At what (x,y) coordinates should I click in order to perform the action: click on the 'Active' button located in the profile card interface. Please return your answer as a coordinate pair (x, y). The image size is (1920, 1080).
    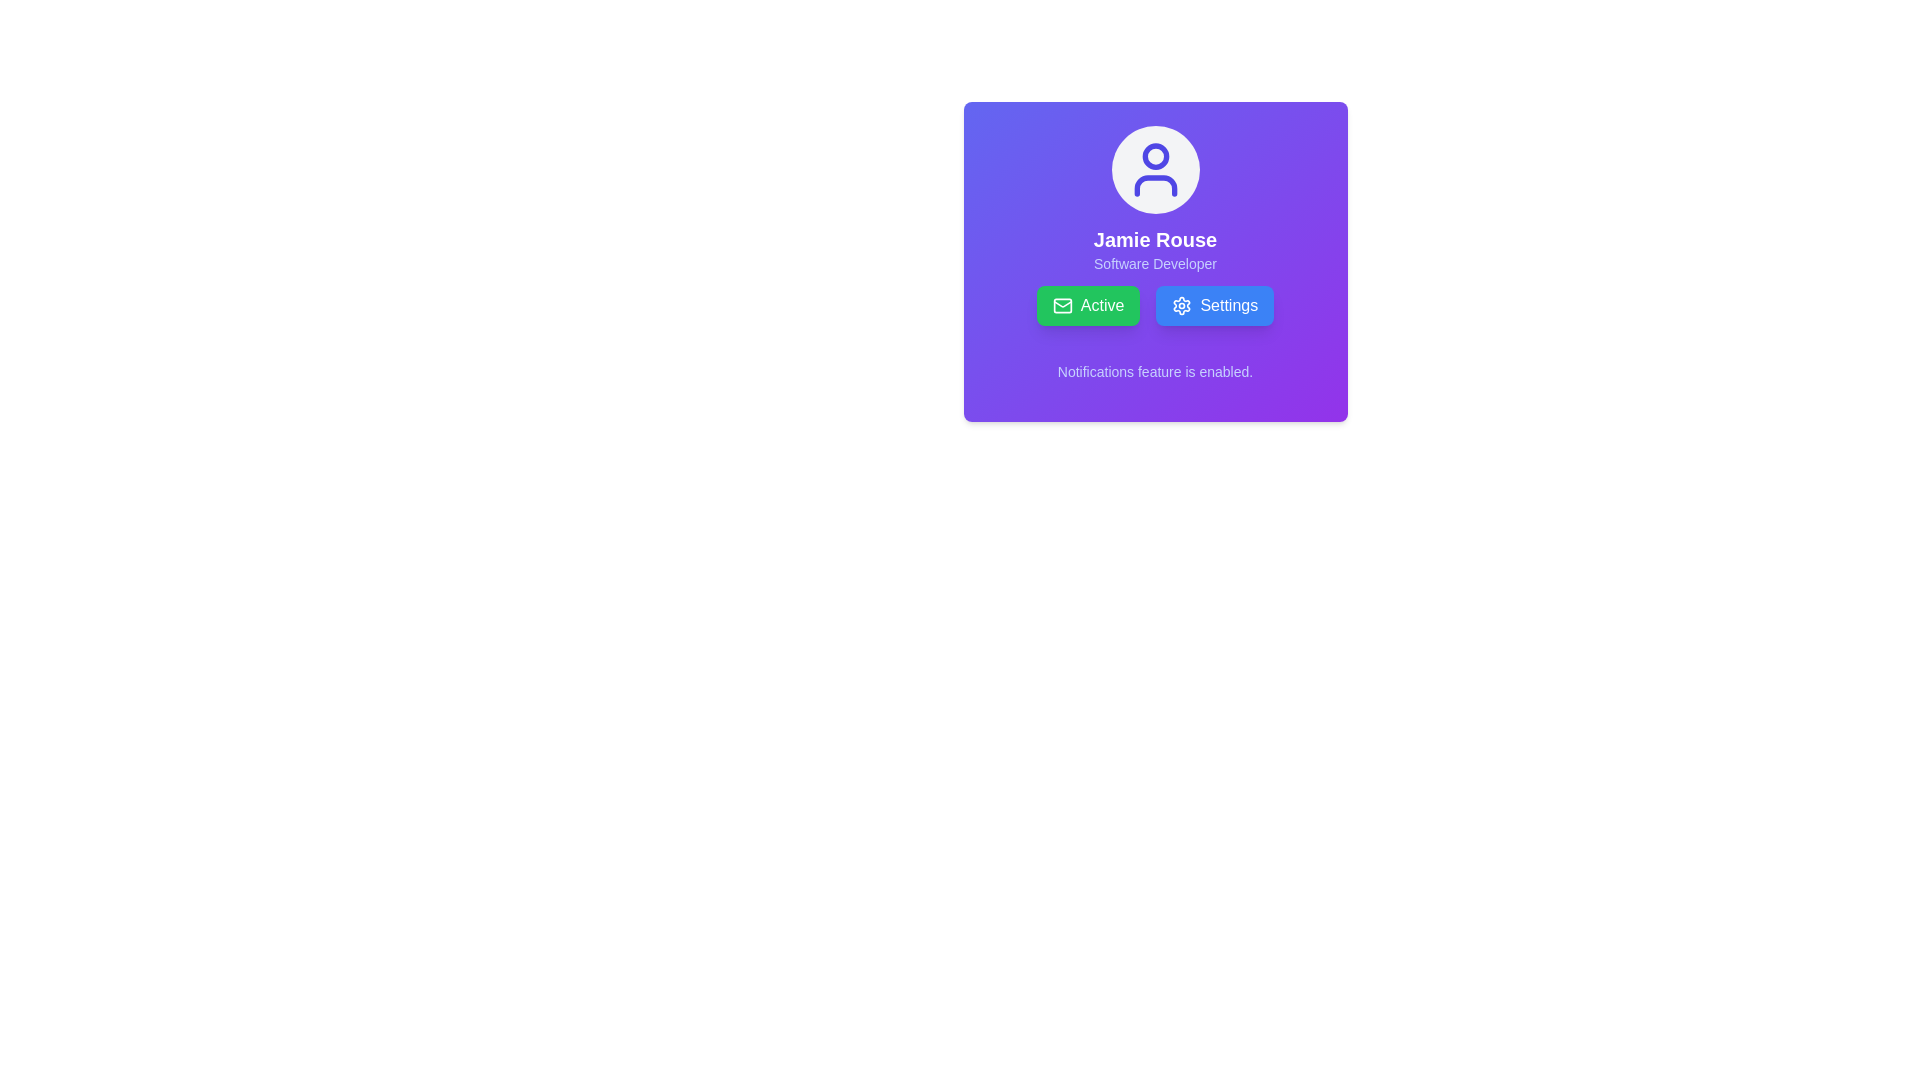
    Looking at the image, I should click on (1087, 305).